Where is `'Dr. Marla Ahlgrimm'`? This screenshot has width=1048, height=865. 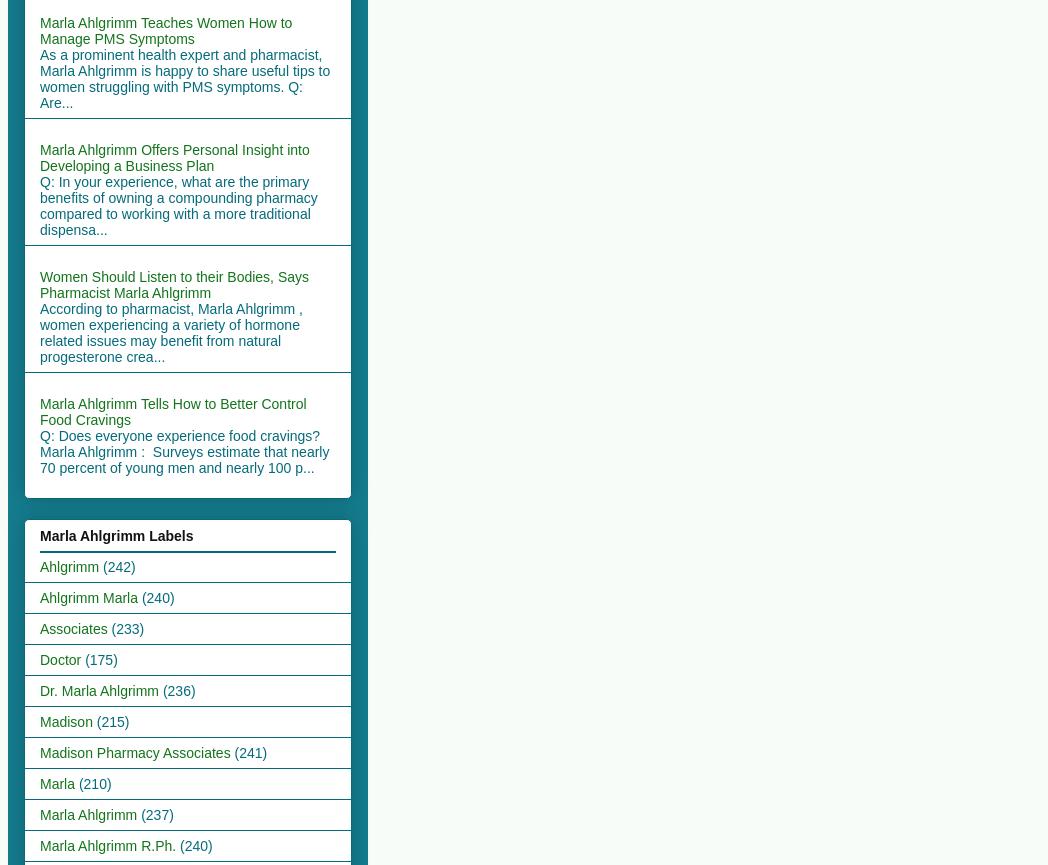 'Dr. Marla Ahlgrimm' is located at coordinates (98, 690).